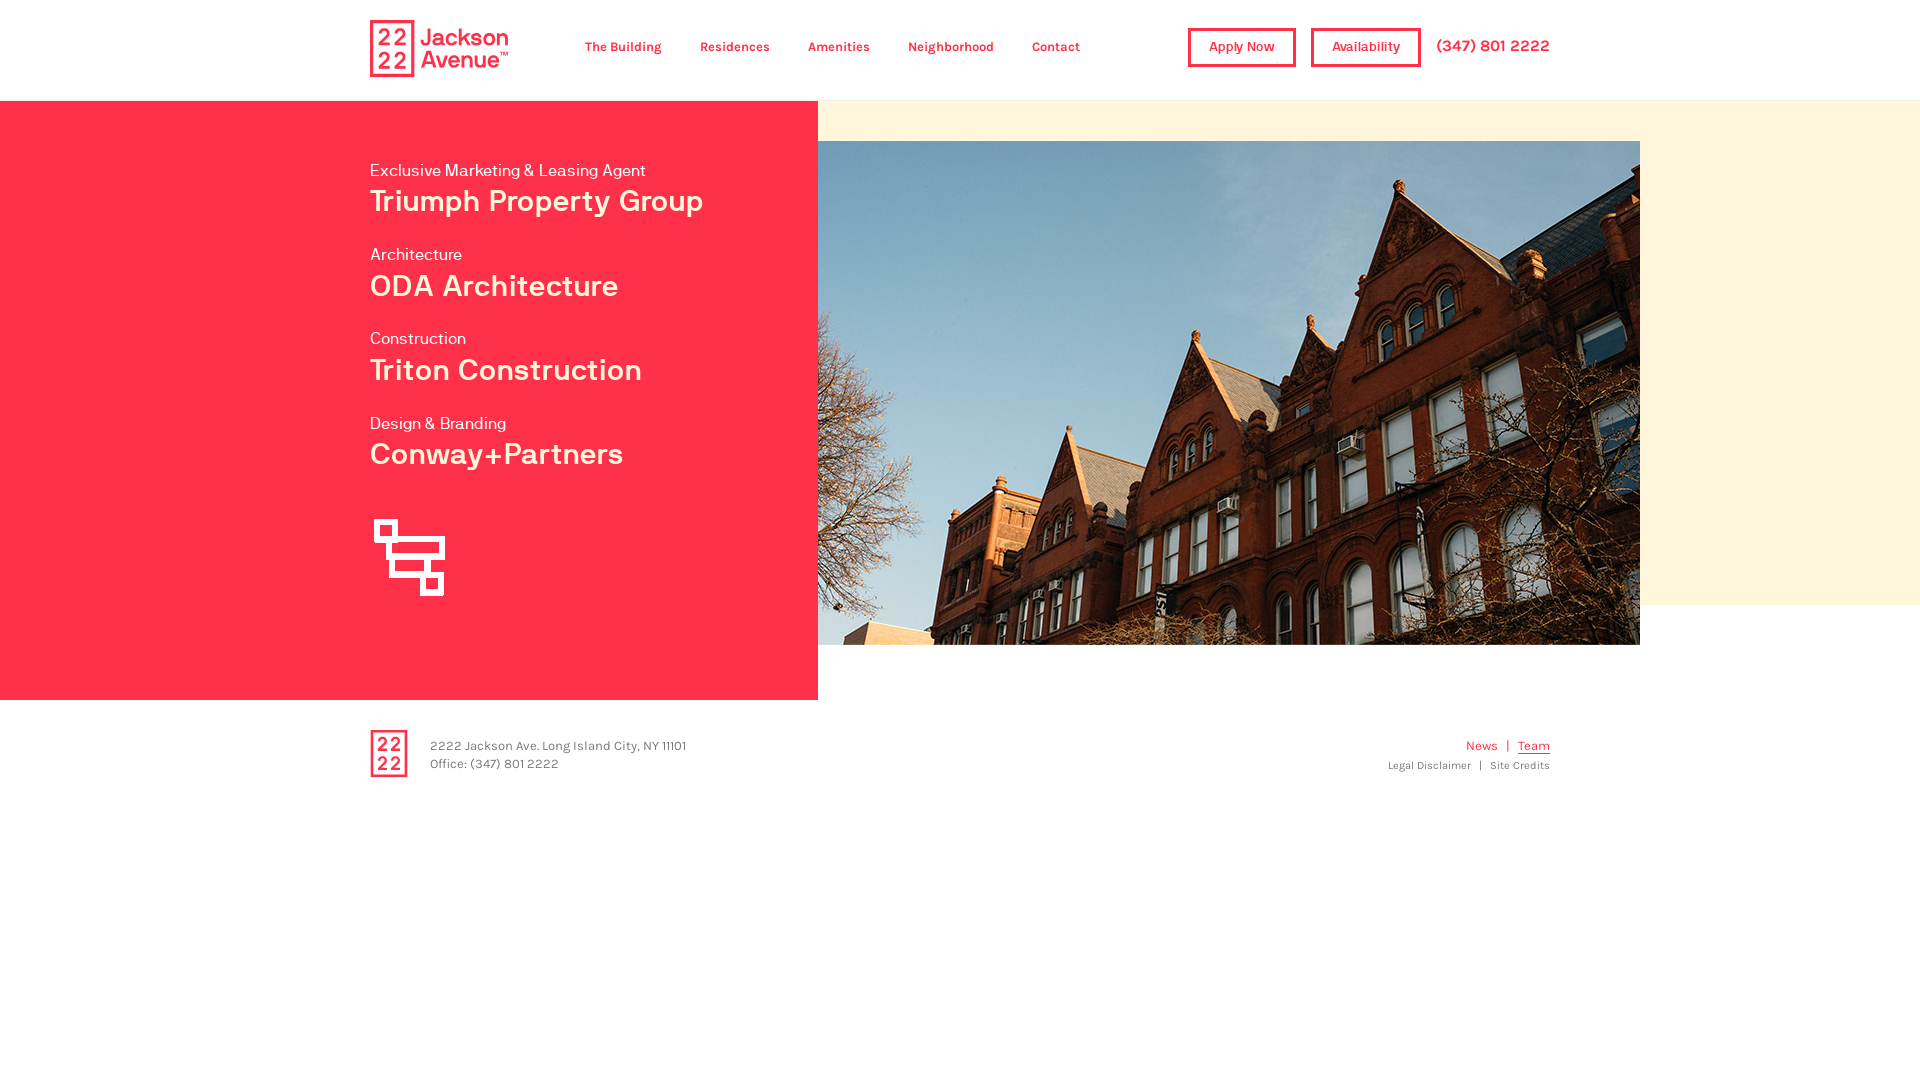 This screenshot has height=1080, width=1920. I want to click on 'Availability', so click(1365, 46).